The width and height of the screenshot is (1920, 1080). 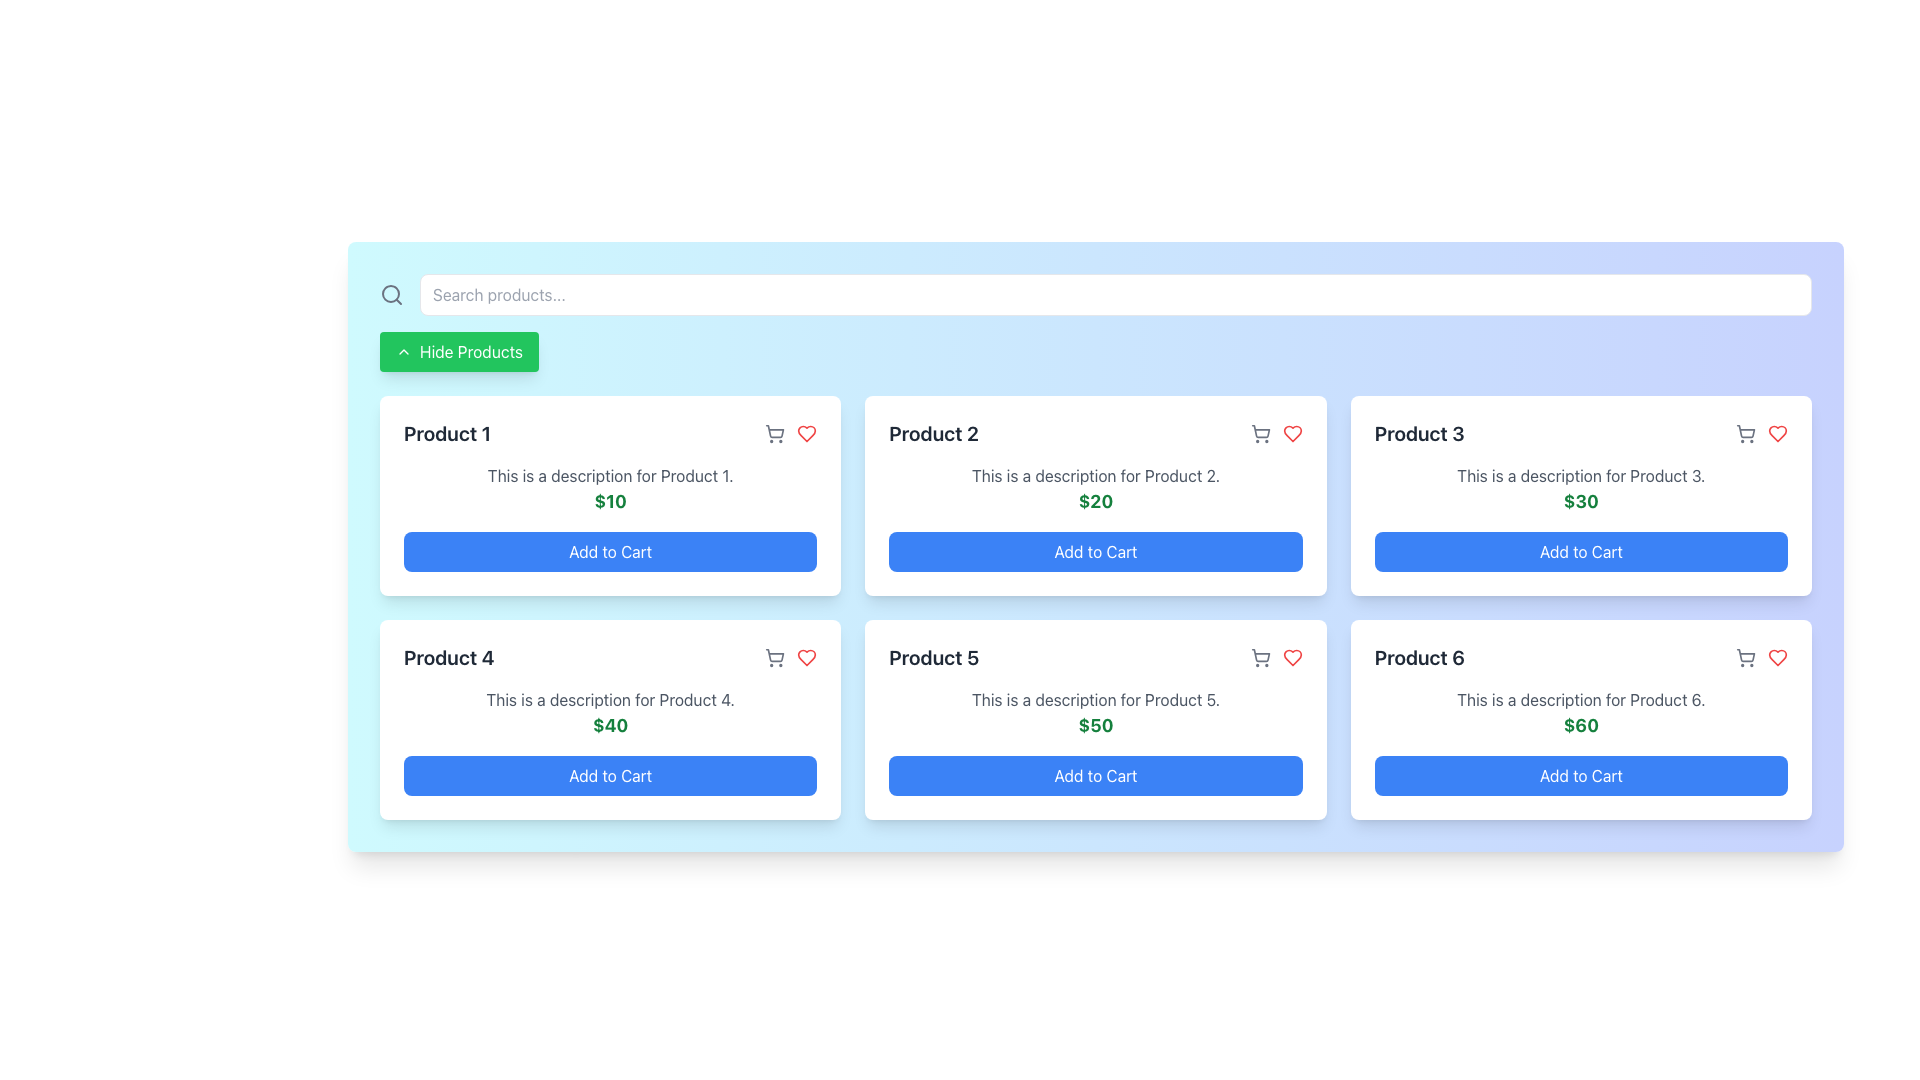 What do you see at coordinates (1094, 725) in the screenshot?
I see `the price label displaying '$50' for 'Product 5', located in the middle of the second row of the product grid, below the description and above the 'Add to Cart' button` at bounding box center [1094, 725].